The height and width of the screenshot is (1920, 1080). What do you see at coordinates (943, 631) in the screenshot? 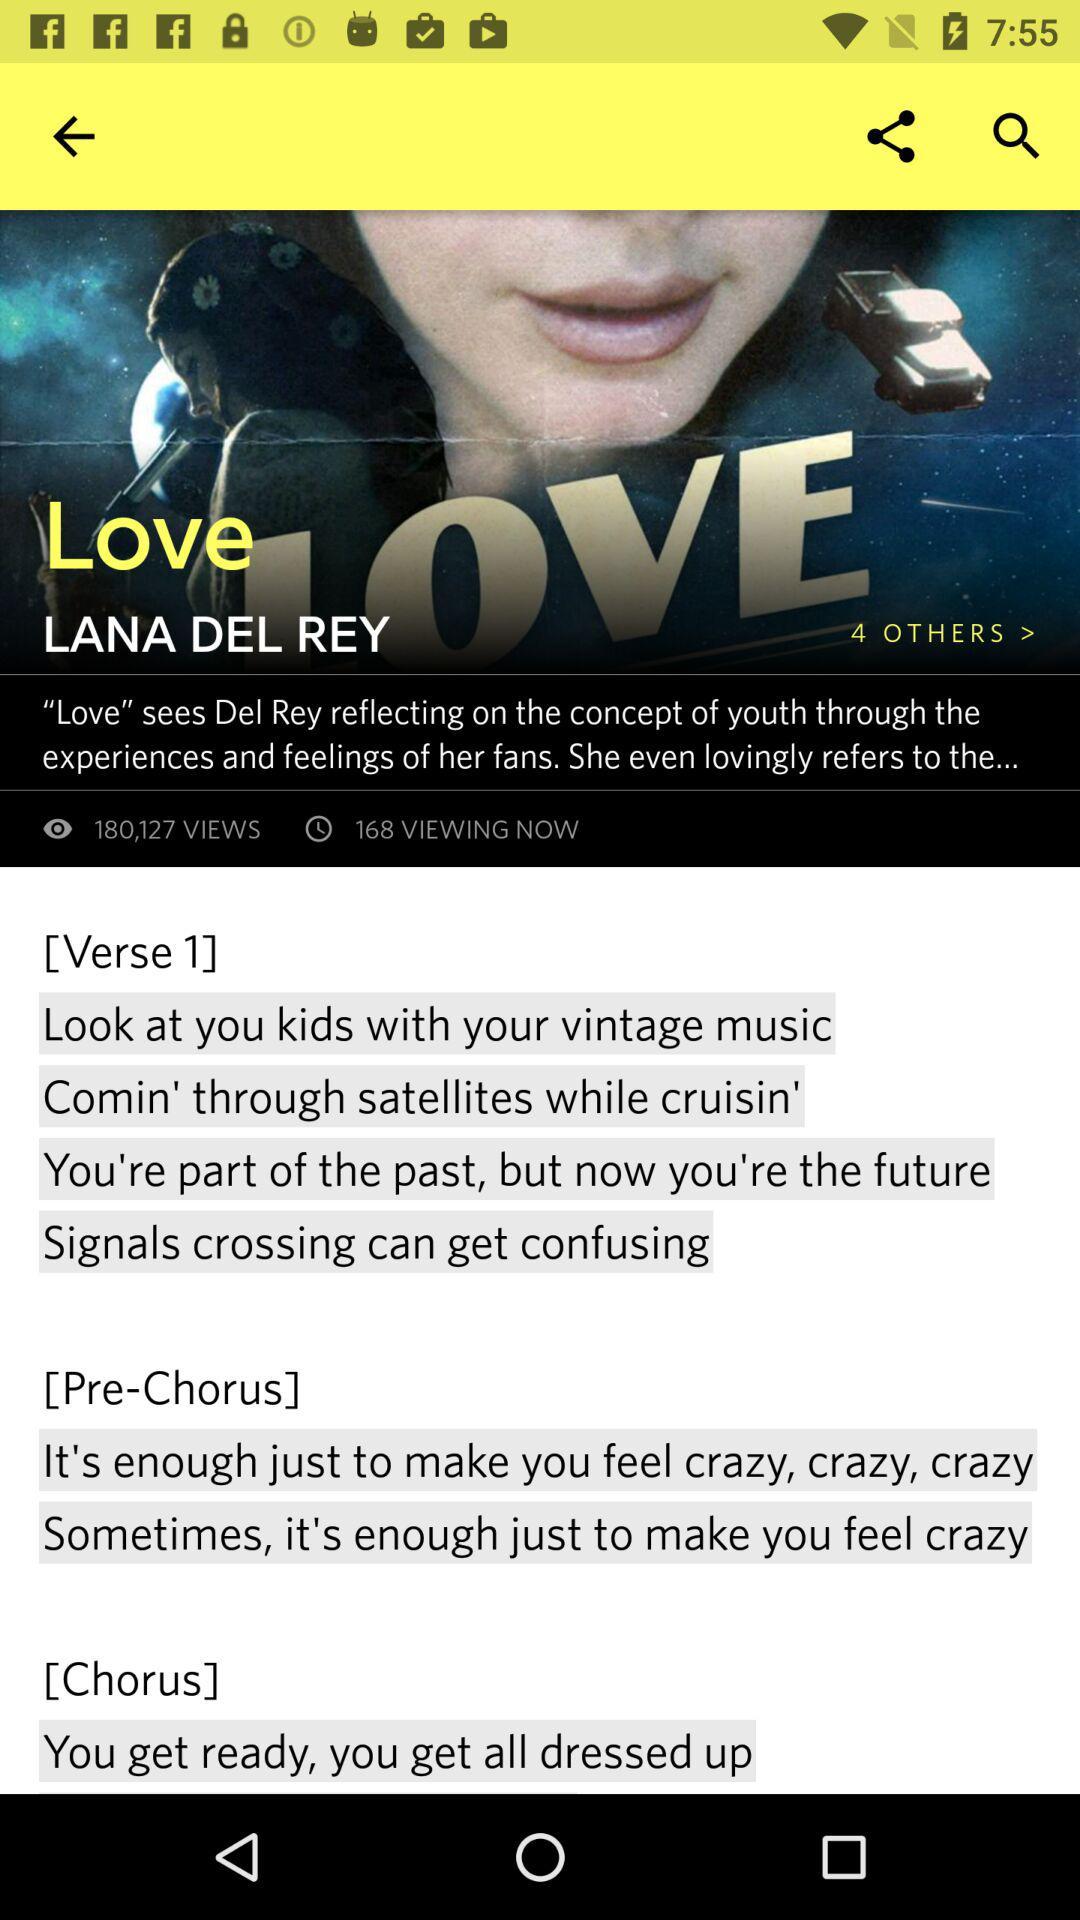
I see `the icon to the right of the lana del rey icon` at bounding box center [943, 631].